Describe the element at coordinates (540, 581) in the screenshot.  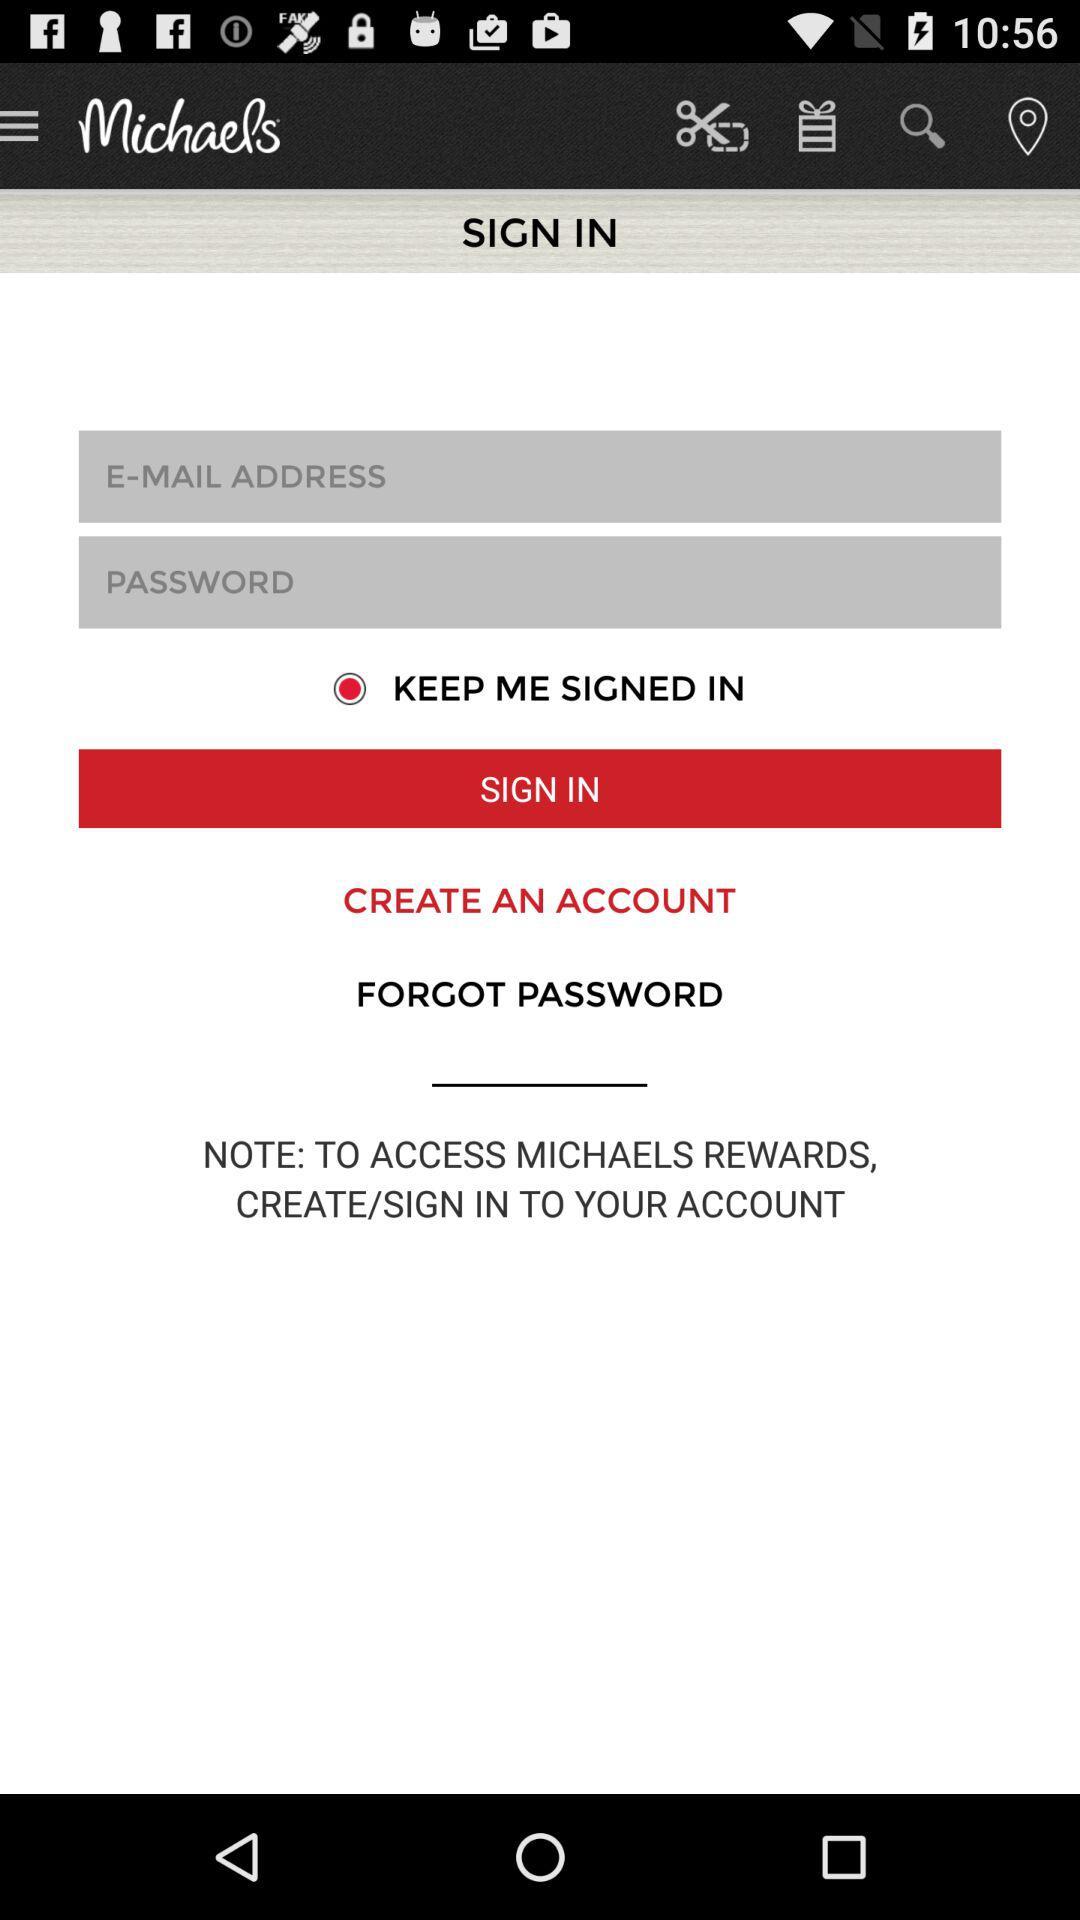
I see `text box for password` at that location.